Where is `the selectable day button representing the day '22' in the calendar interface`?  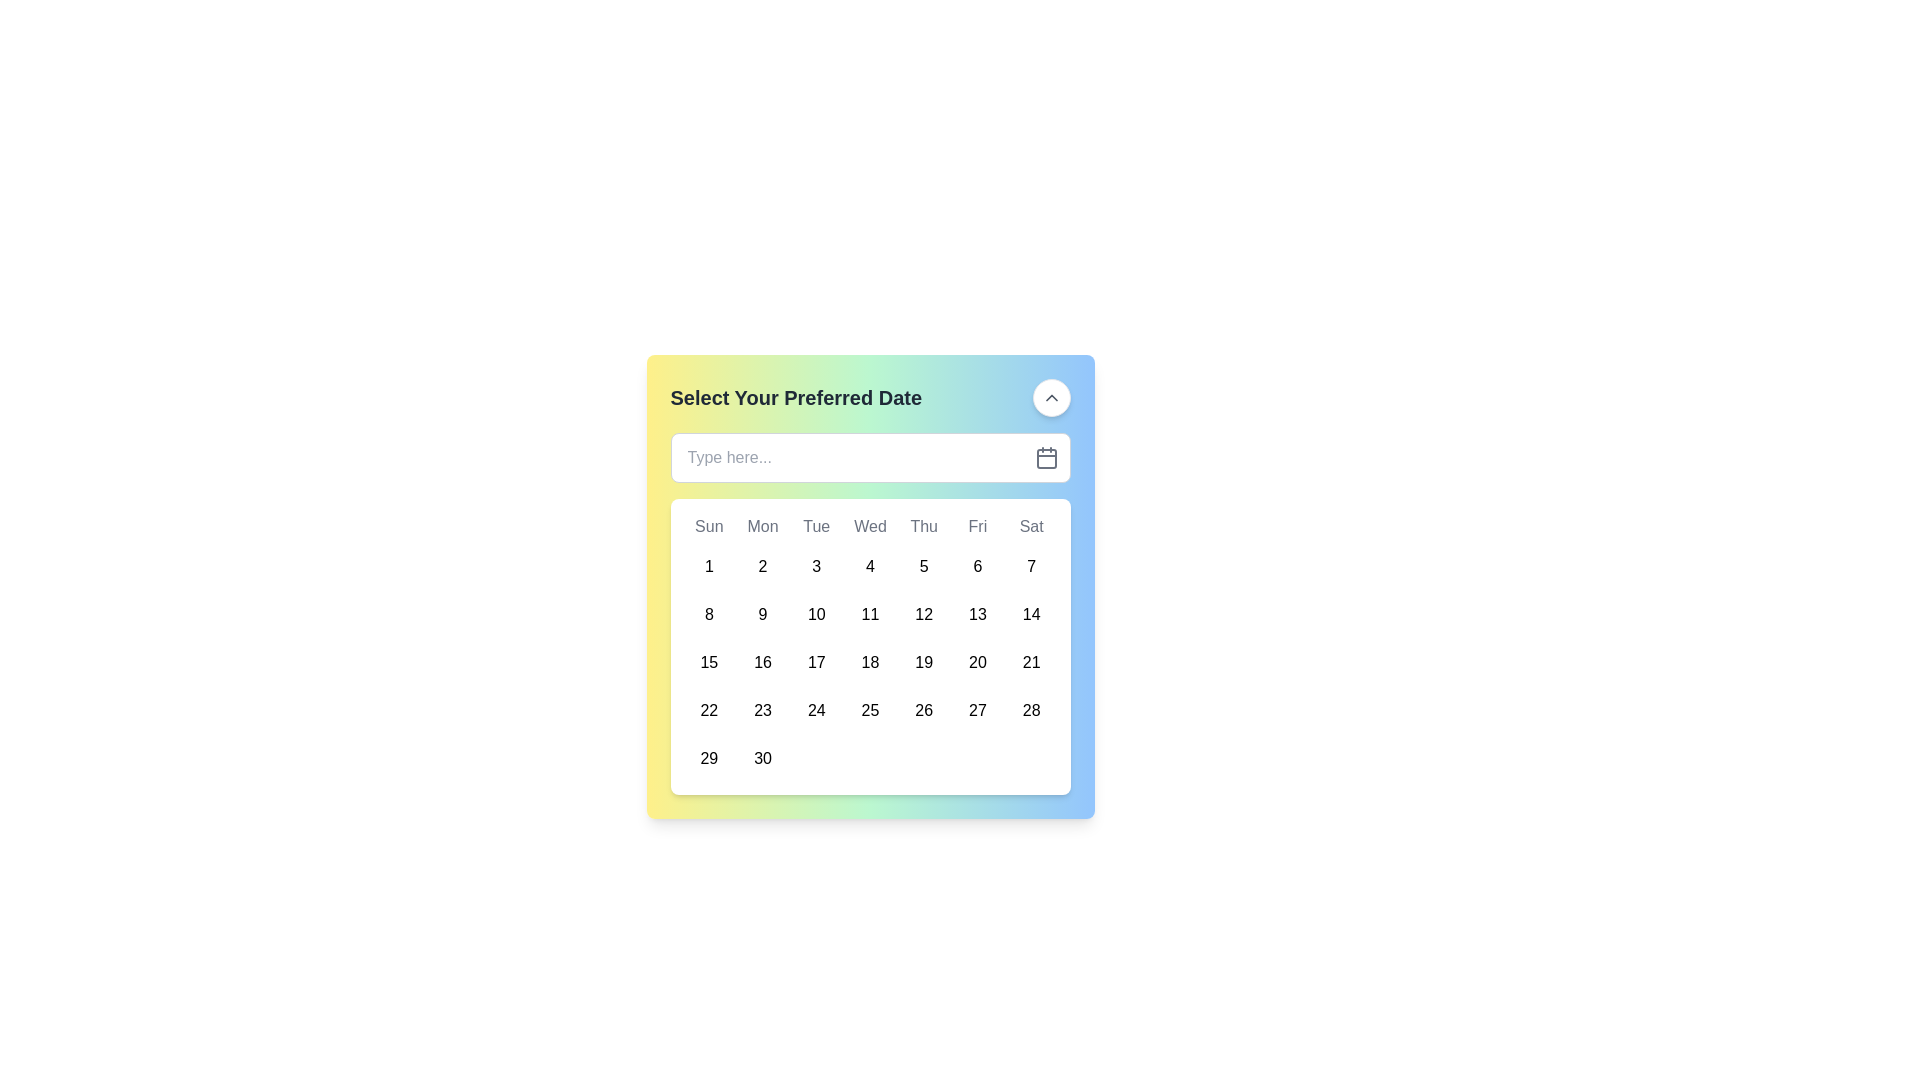 the selectable day button representing the day '22' in the calendar interface is located at coordinates (709, 709).